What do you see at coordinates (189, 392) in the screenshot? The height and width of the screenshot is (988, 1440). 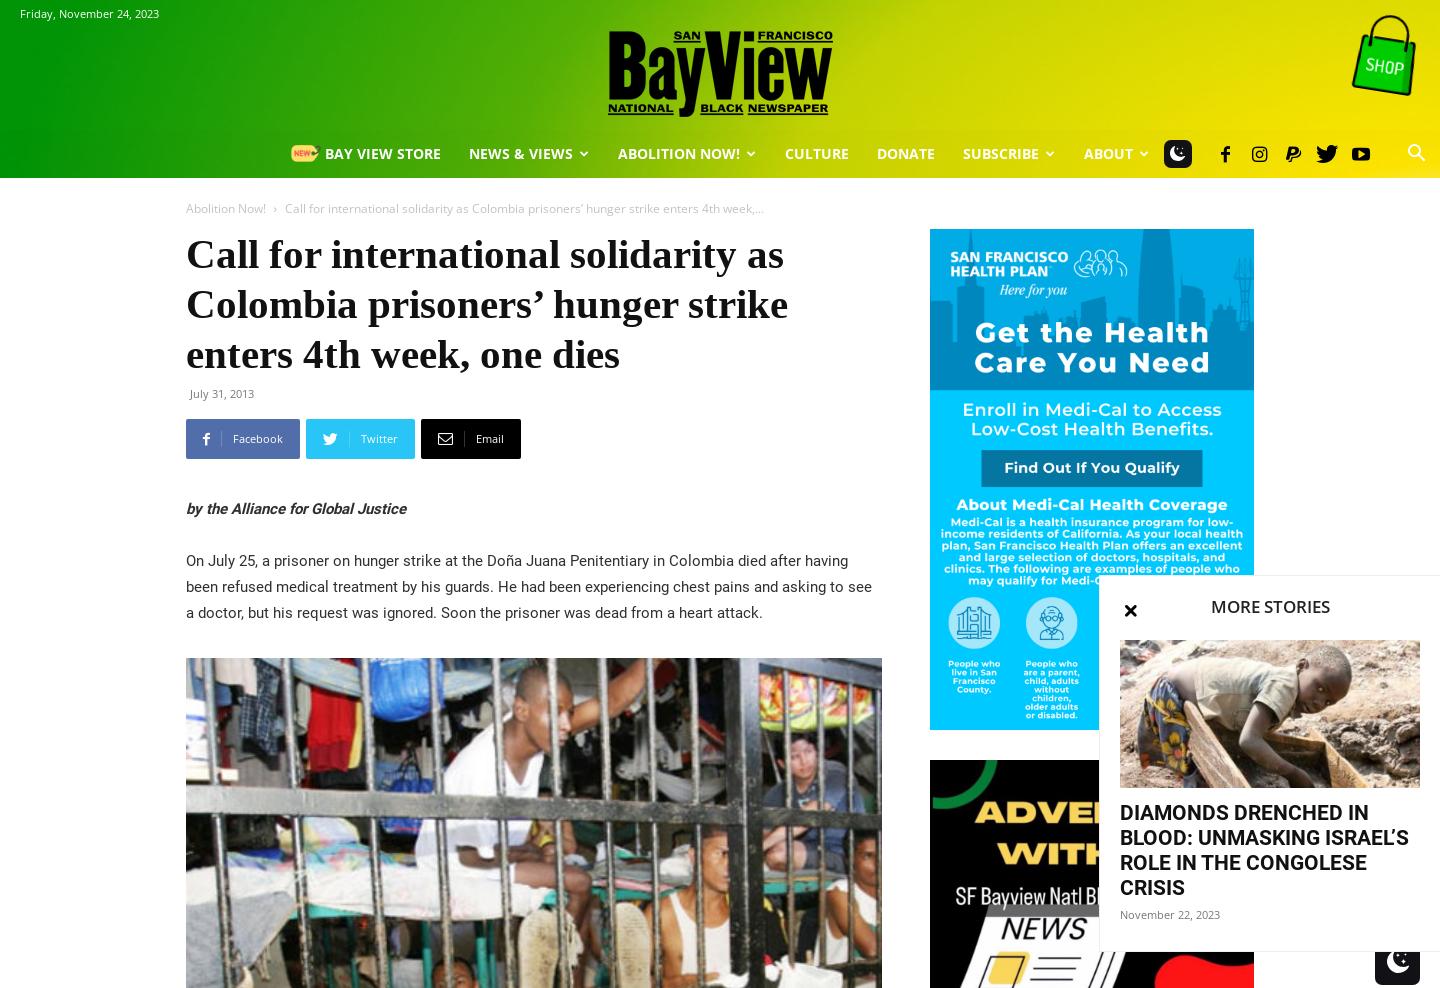 I see `'July 31, 2013'` at bounding box center [189, 392].